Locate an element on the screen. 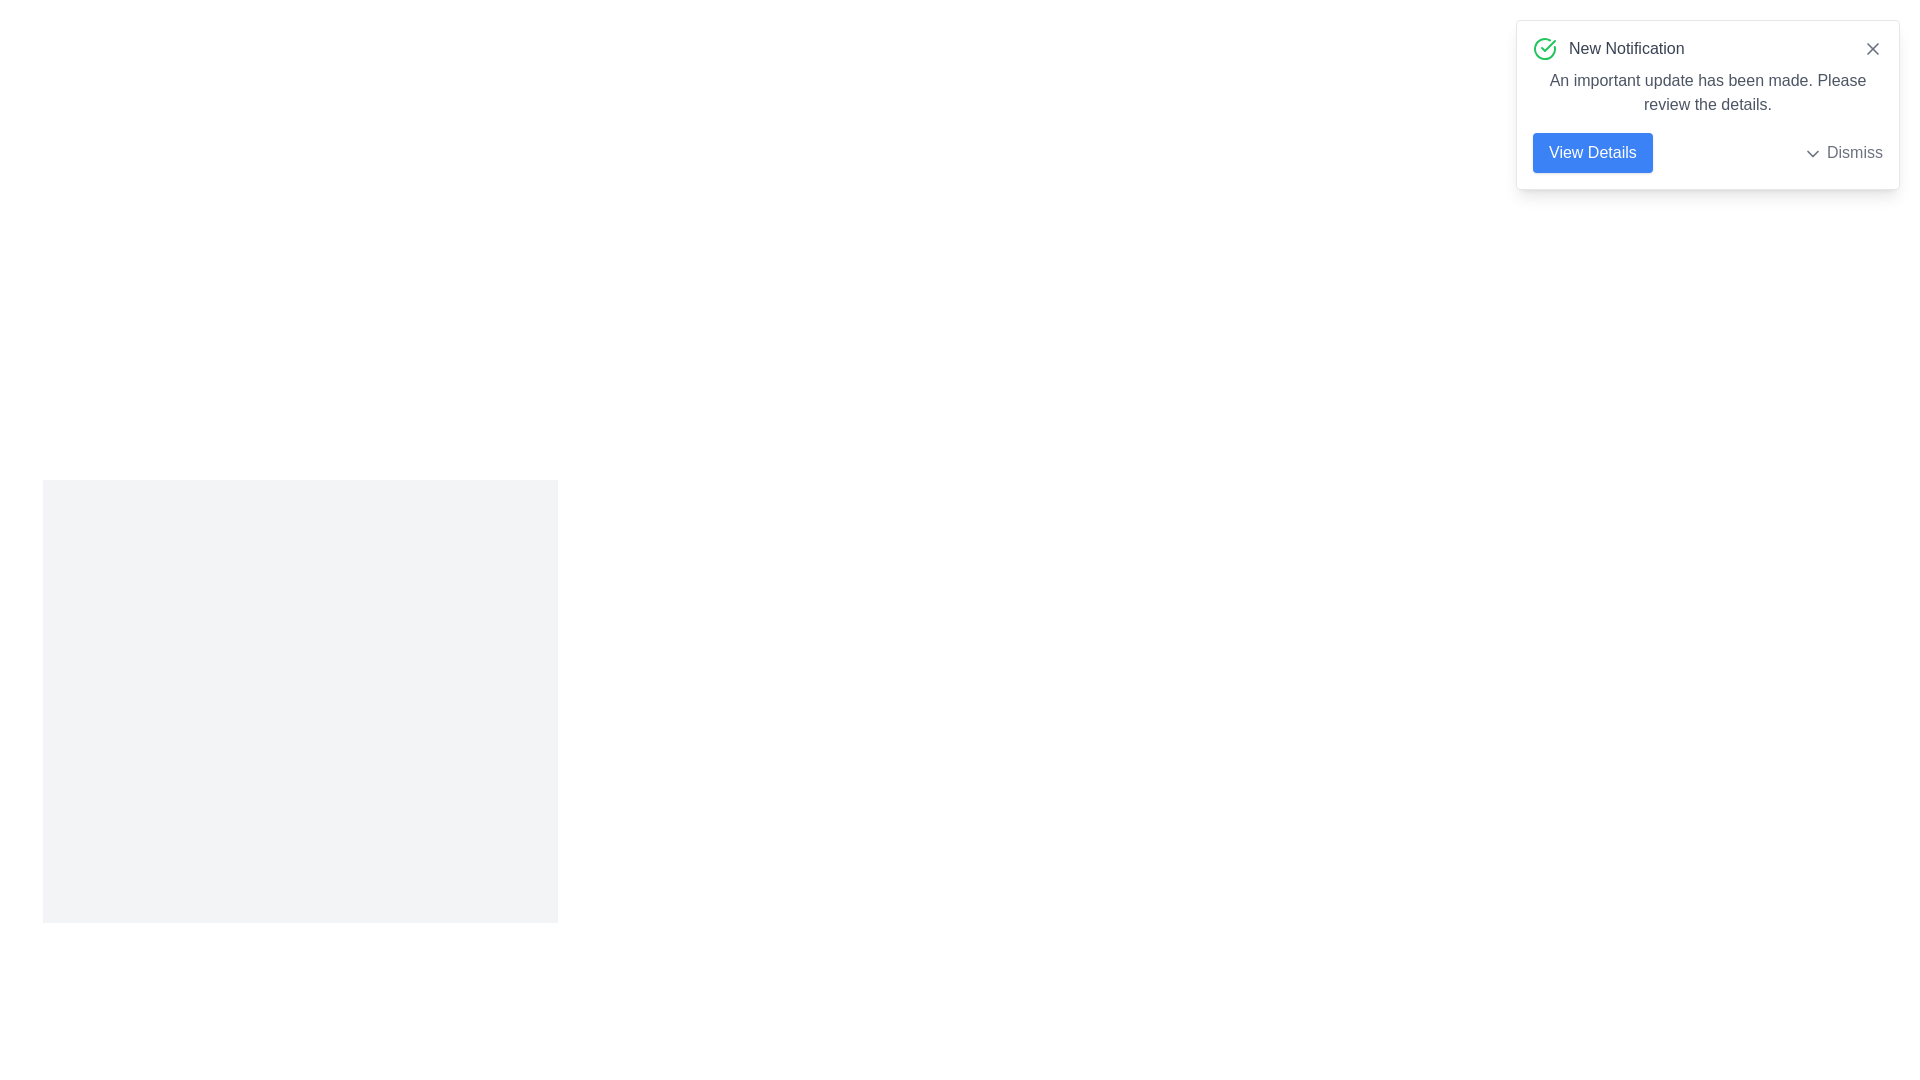 Image resolution: width=1920 pixels, height=1080 pixels. the close button of the notification alert is located at coordinates (1871, 48).